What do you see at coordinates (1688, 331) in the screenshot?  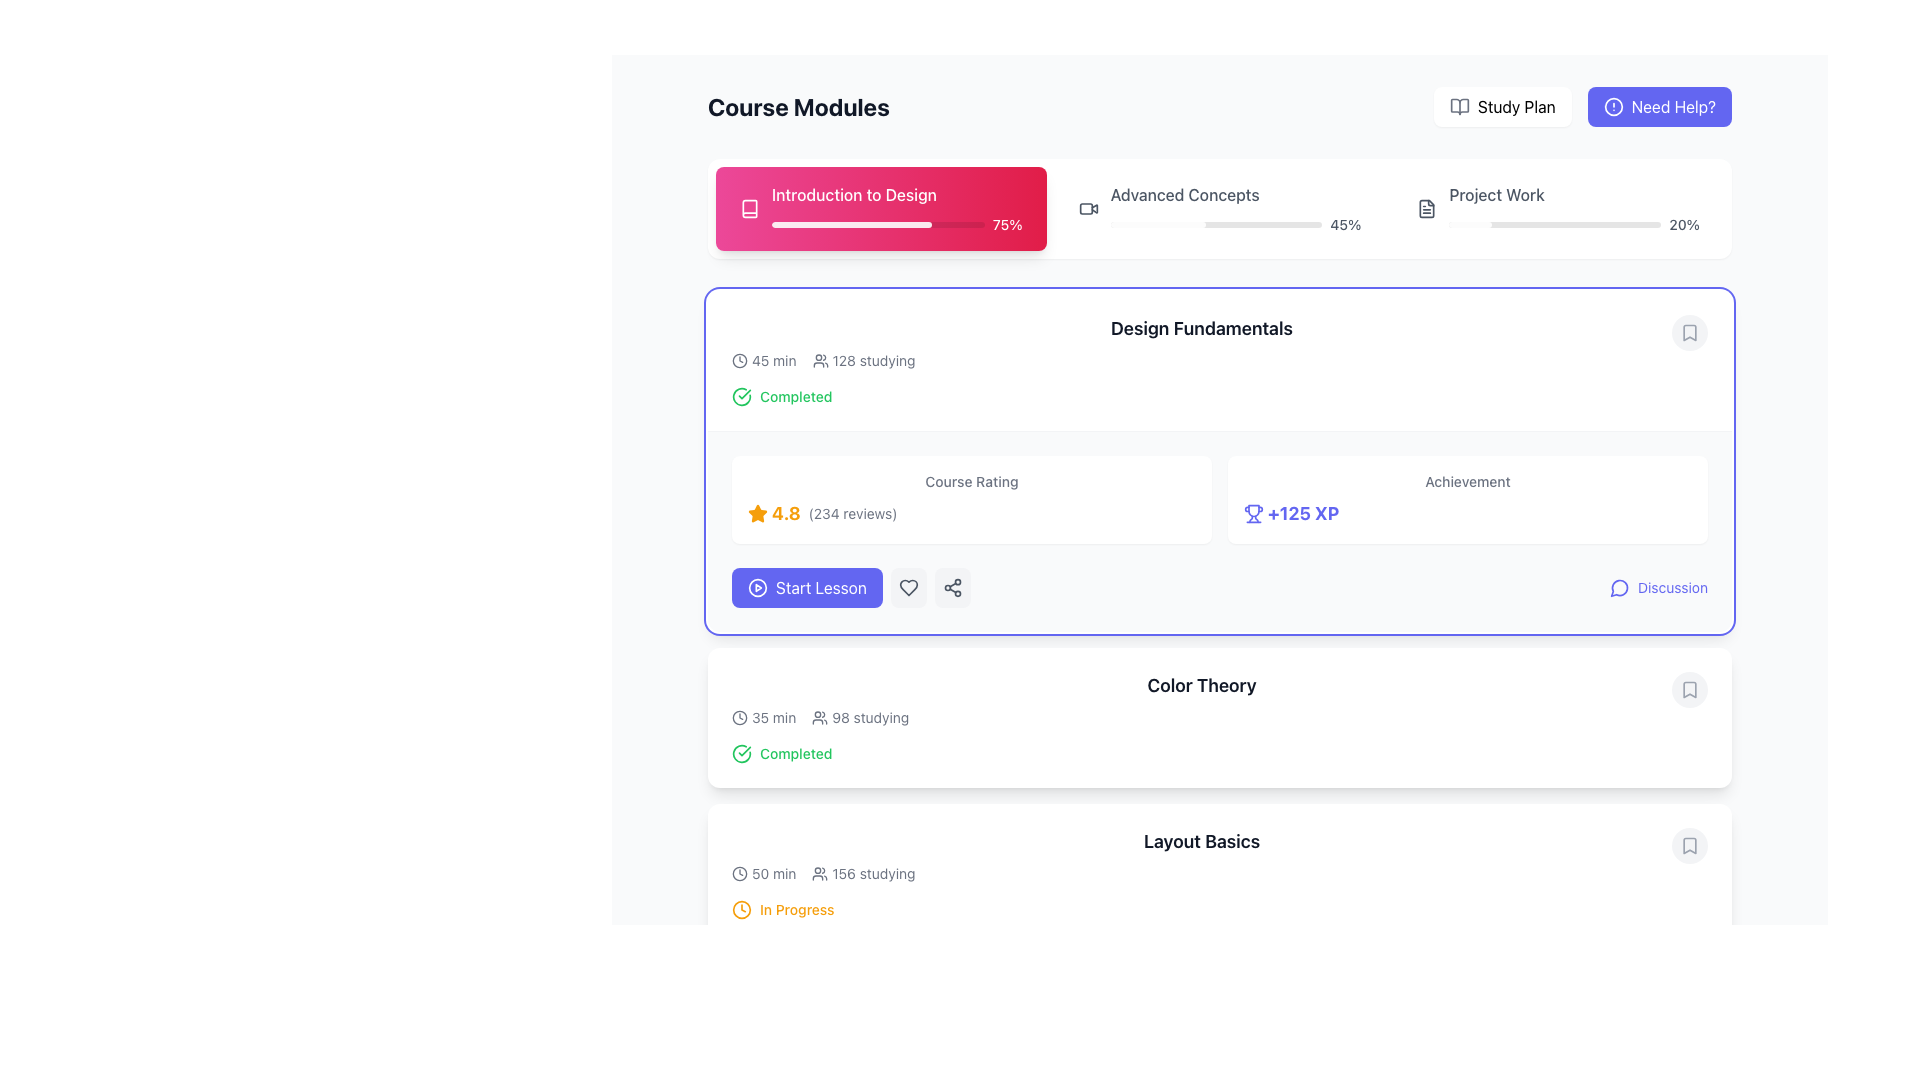 I see `the bookmark icon in the top-right corner of the 'Design Fundamentals' section` at bounding box center [1688, 331].